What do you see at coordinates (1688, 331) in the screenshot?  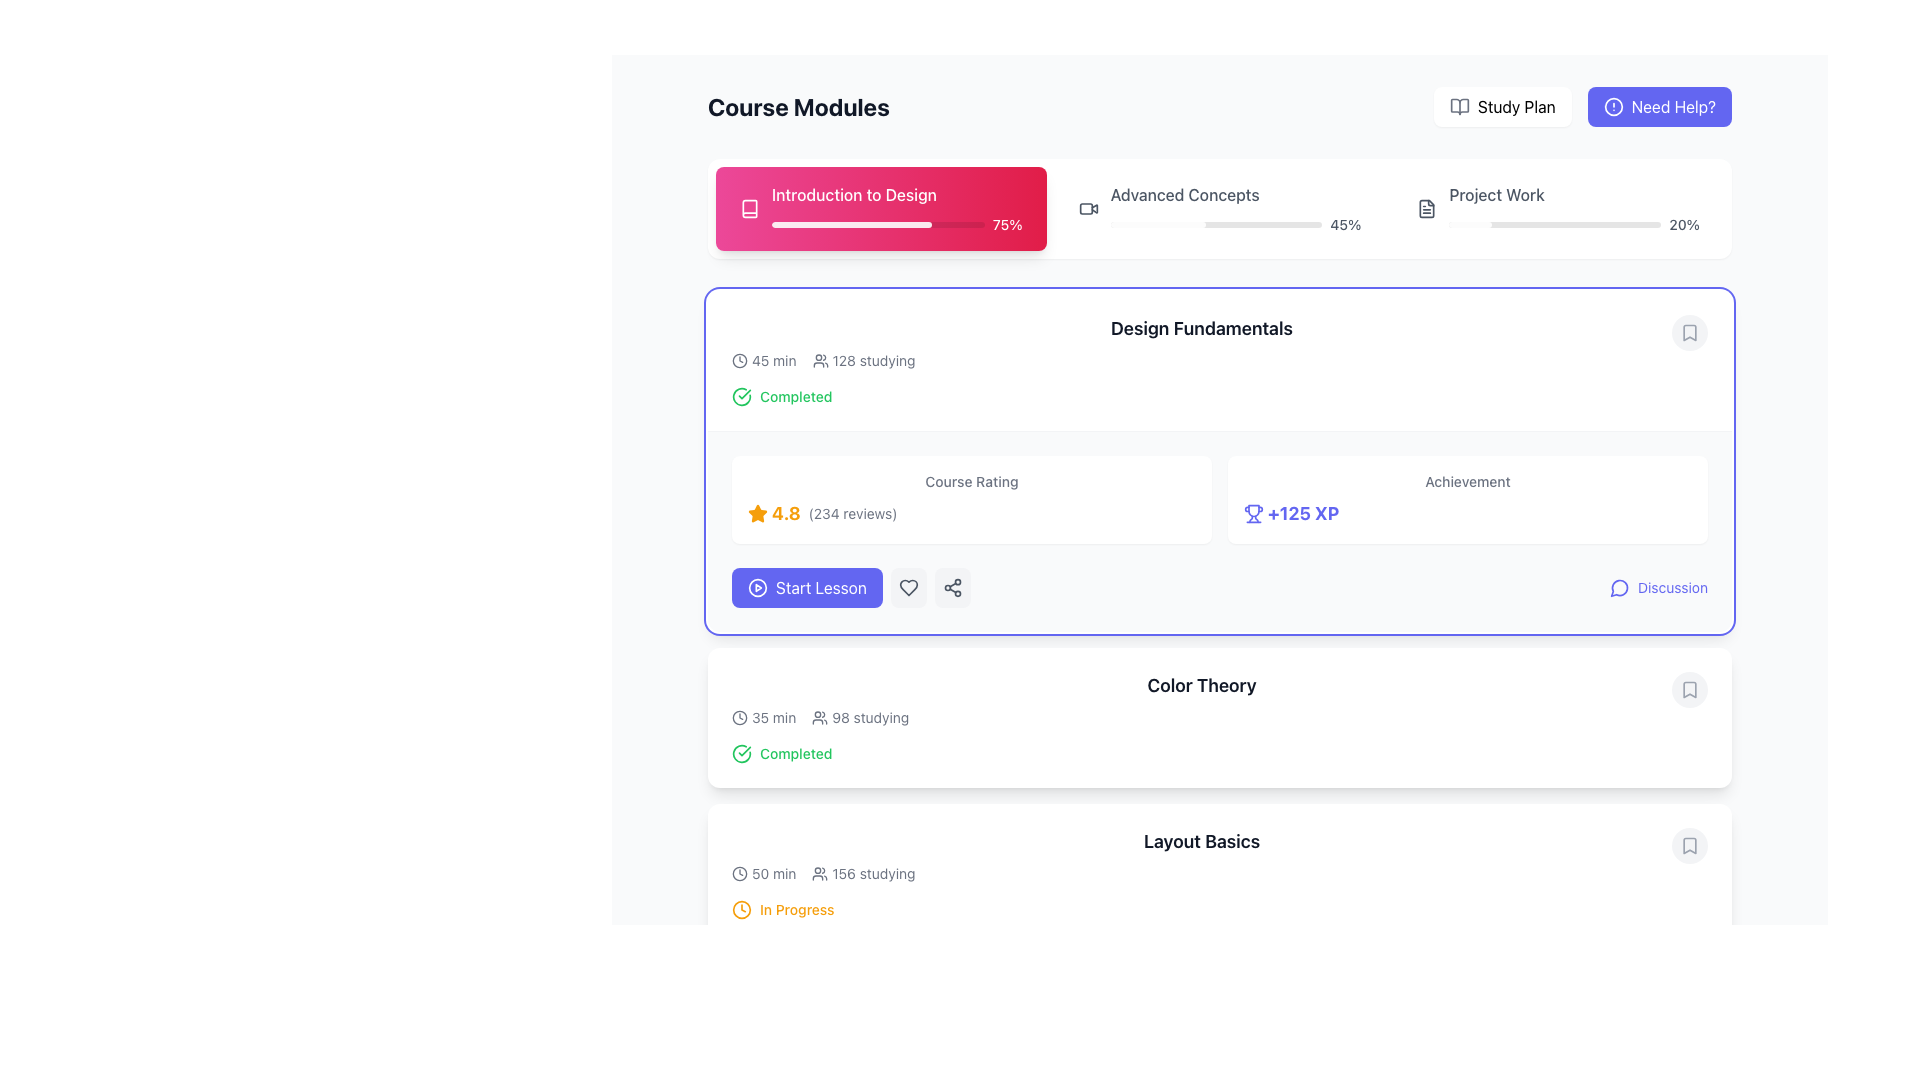 I see `the bookmark icon in the top-right corner of the 'Design Fundamentals' section` at bounding box center [1688, 331].